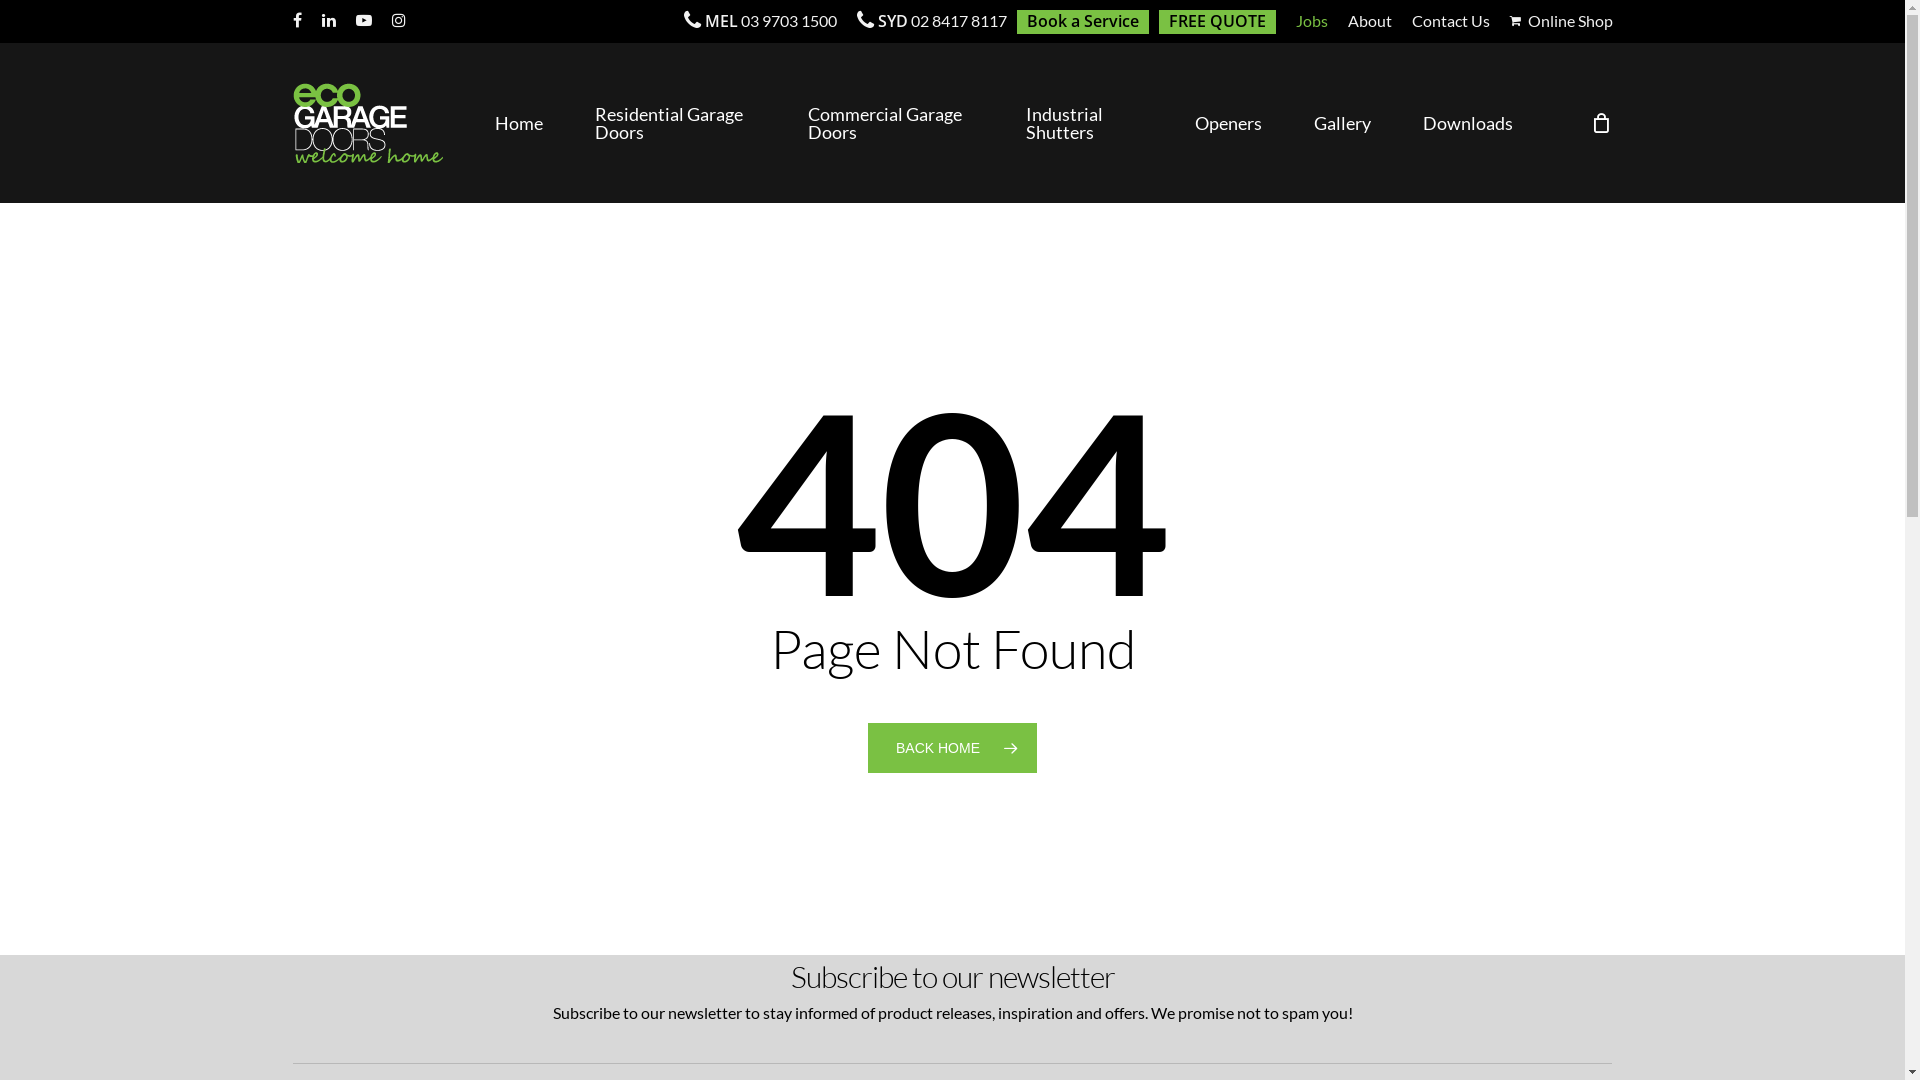  Describe the element at coordinates (1450, 22) in the screenshot. I see `'Contact Us'` at that location.